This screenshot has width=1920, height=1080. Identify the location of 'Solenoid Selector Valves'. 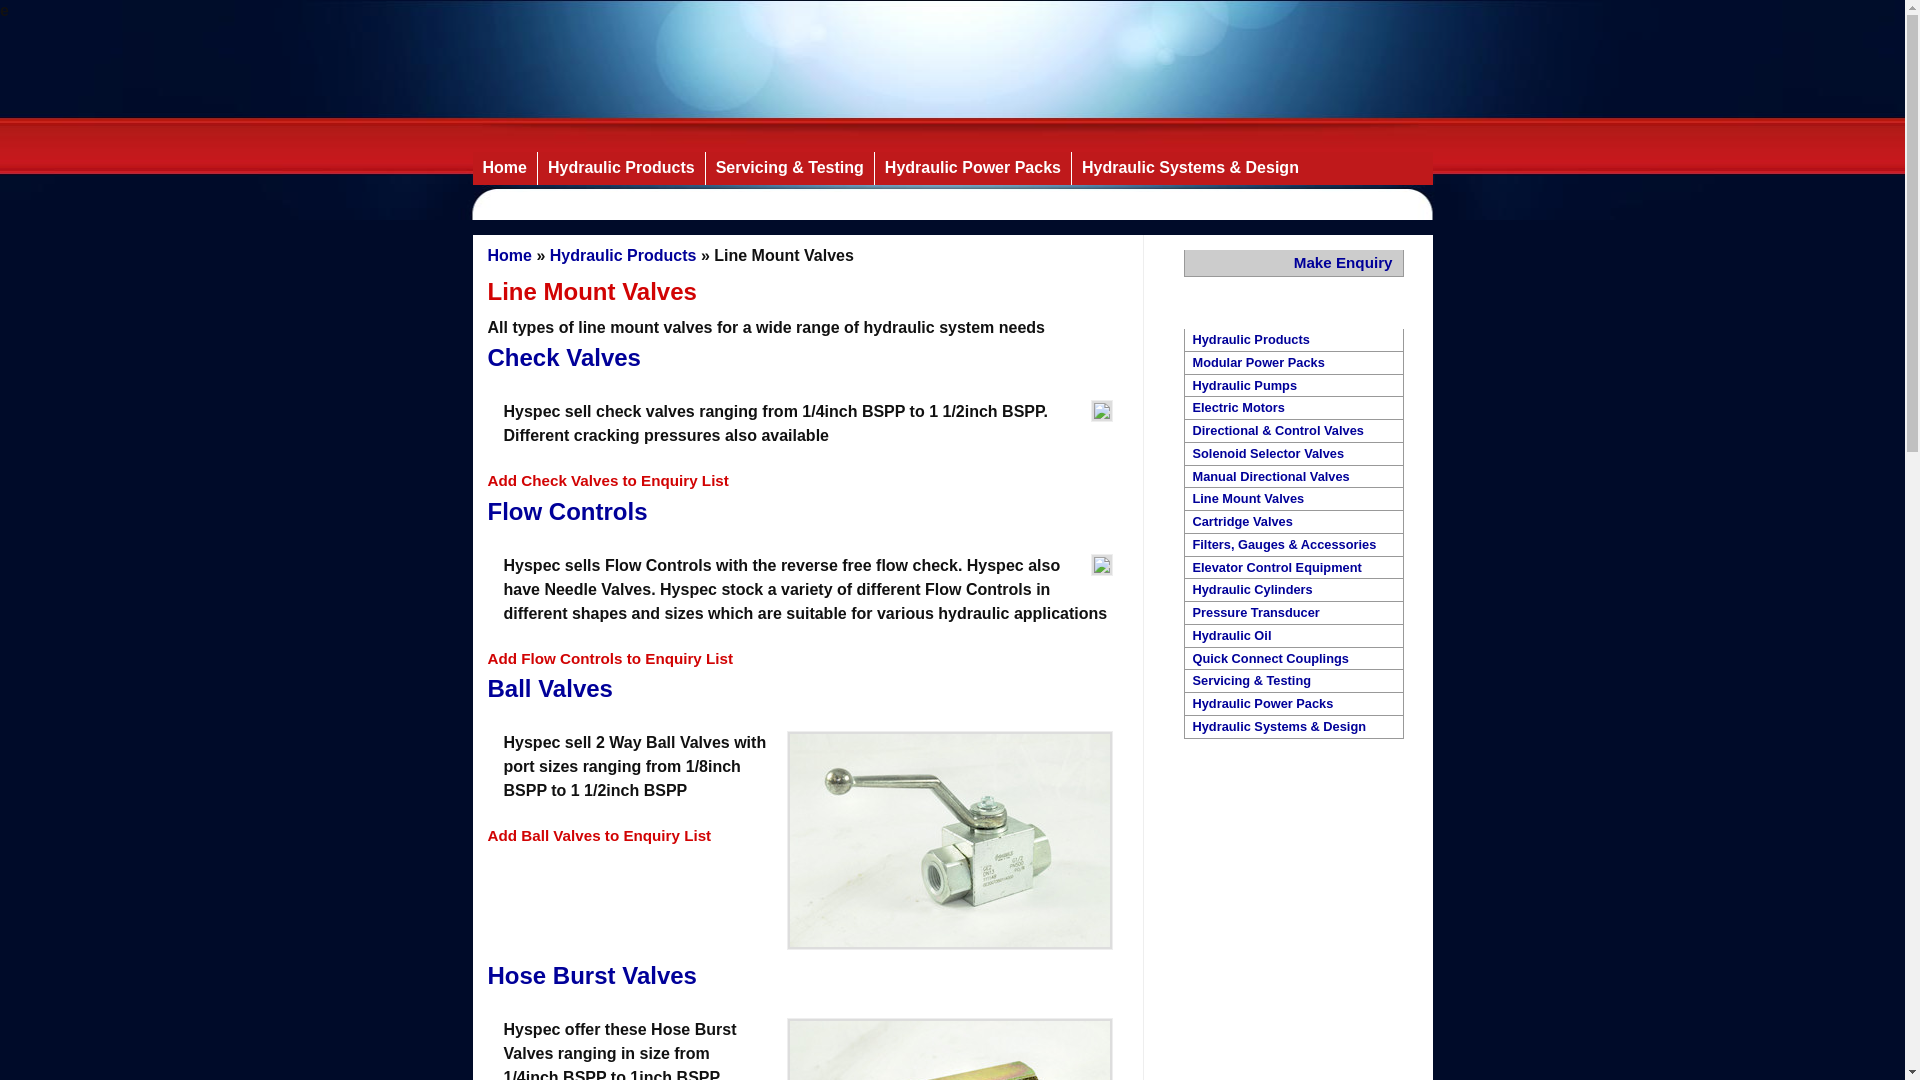
(1292, 454).